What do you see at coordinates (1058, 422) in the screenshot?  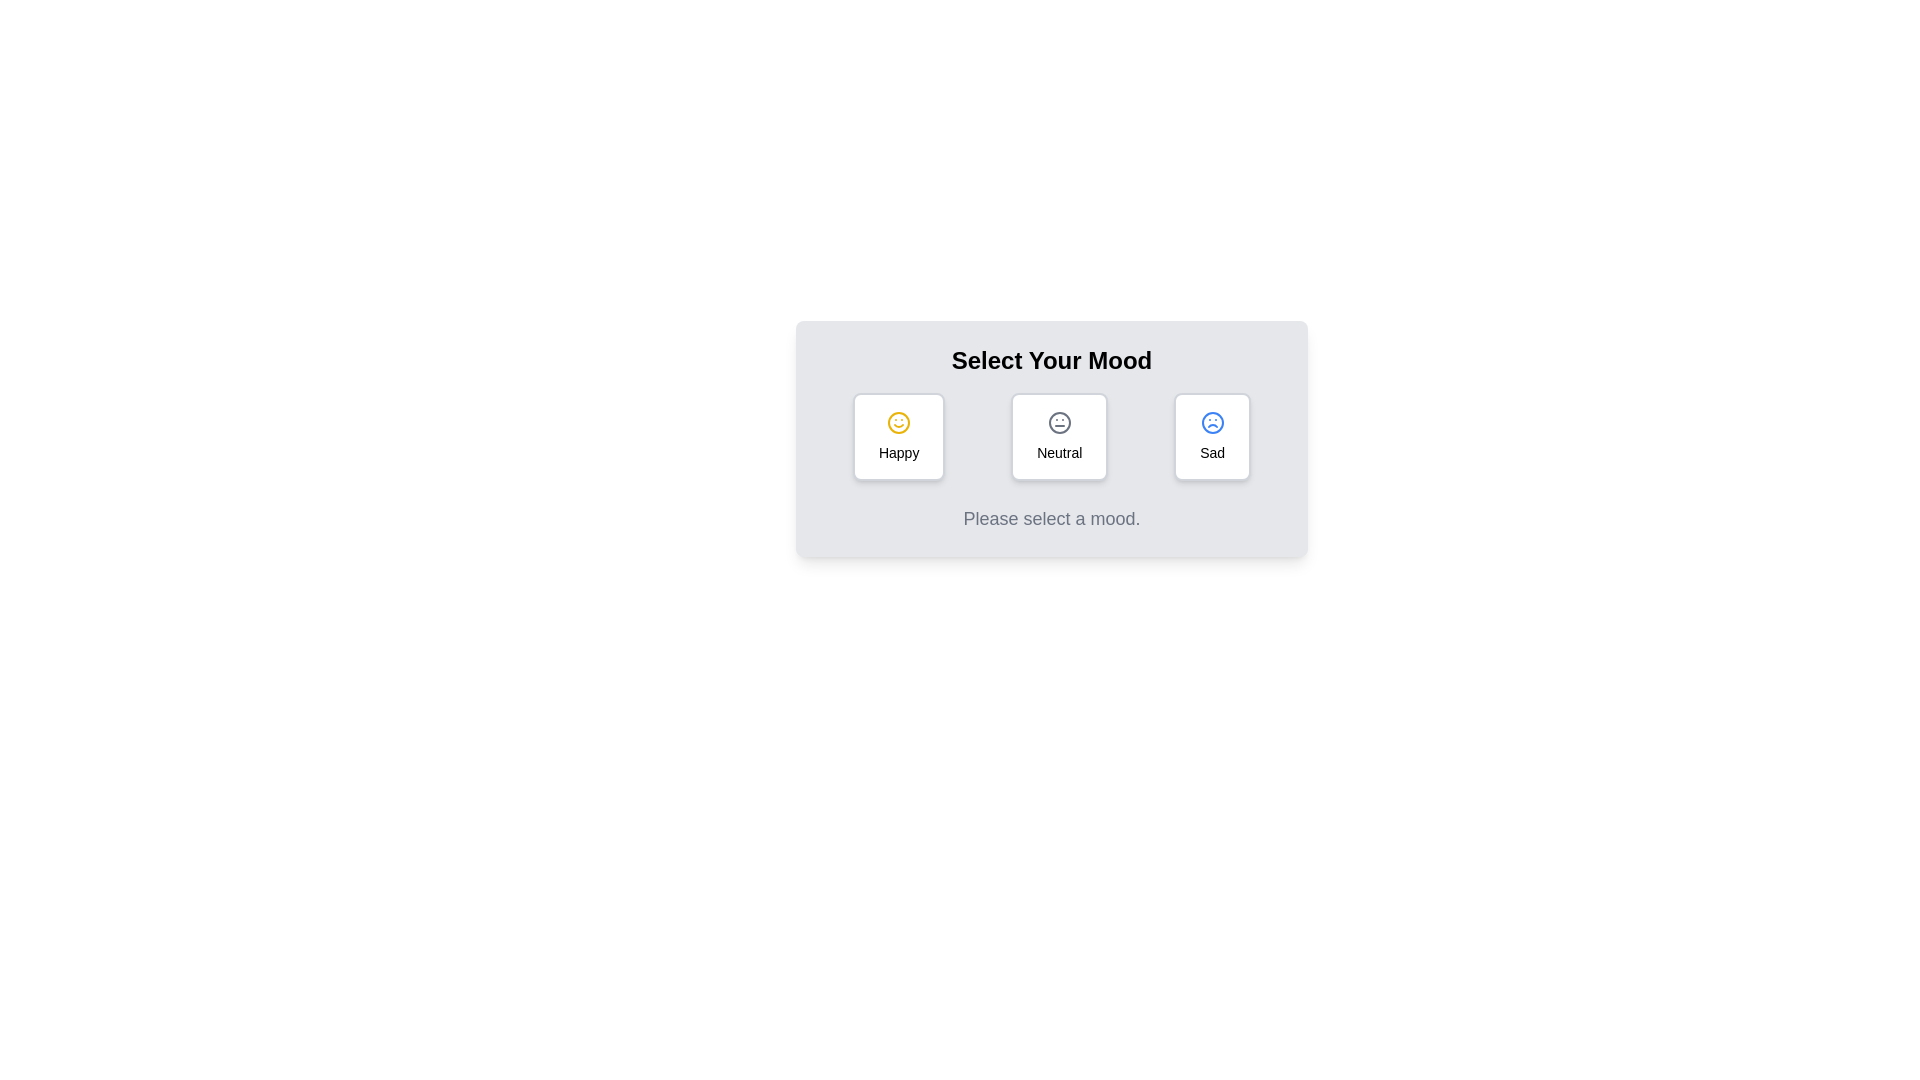 I see `the center of the neutral mood vector graphic icon in the mood selection interface` at bounding box center [1058, 422].